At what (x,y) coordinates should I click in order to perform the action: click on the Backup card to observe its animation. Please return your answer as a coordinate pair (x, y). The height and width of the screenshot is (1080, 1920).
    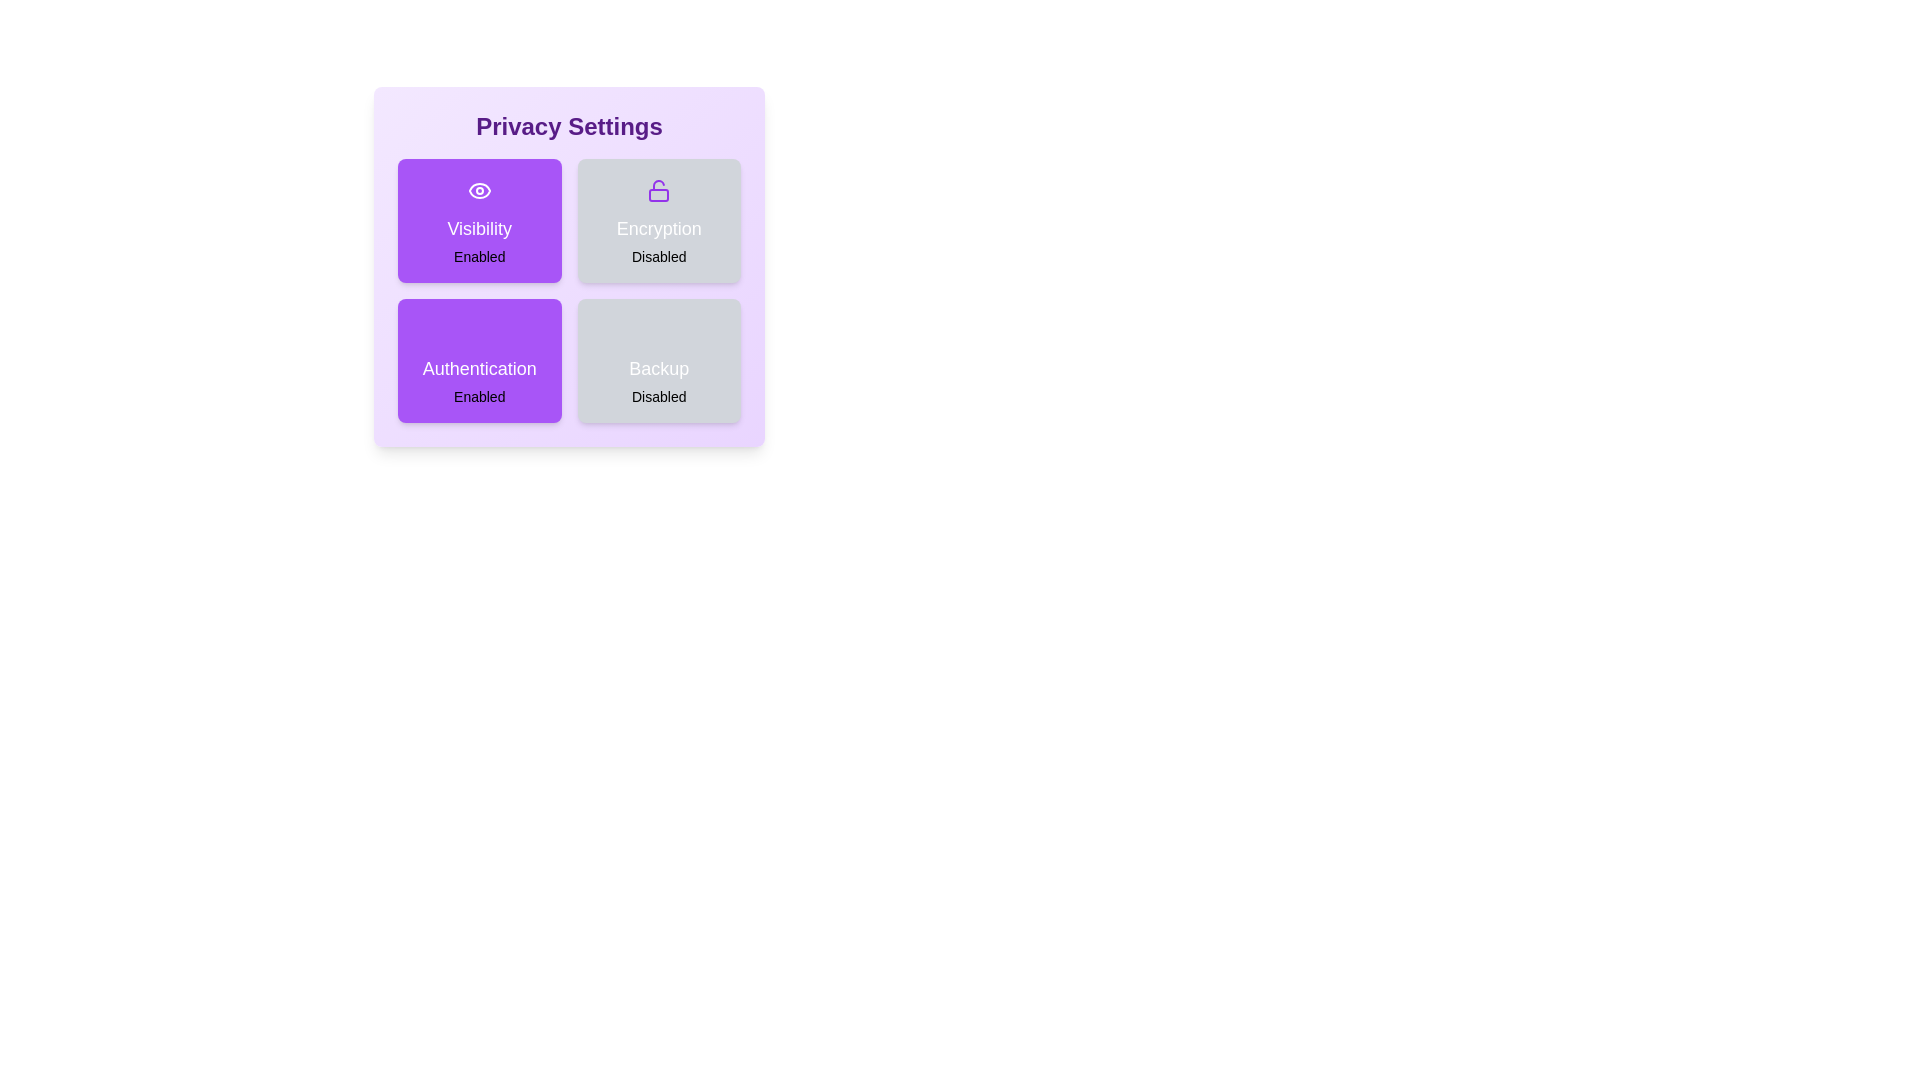
    Looking at the image, I should click on (659, 361).